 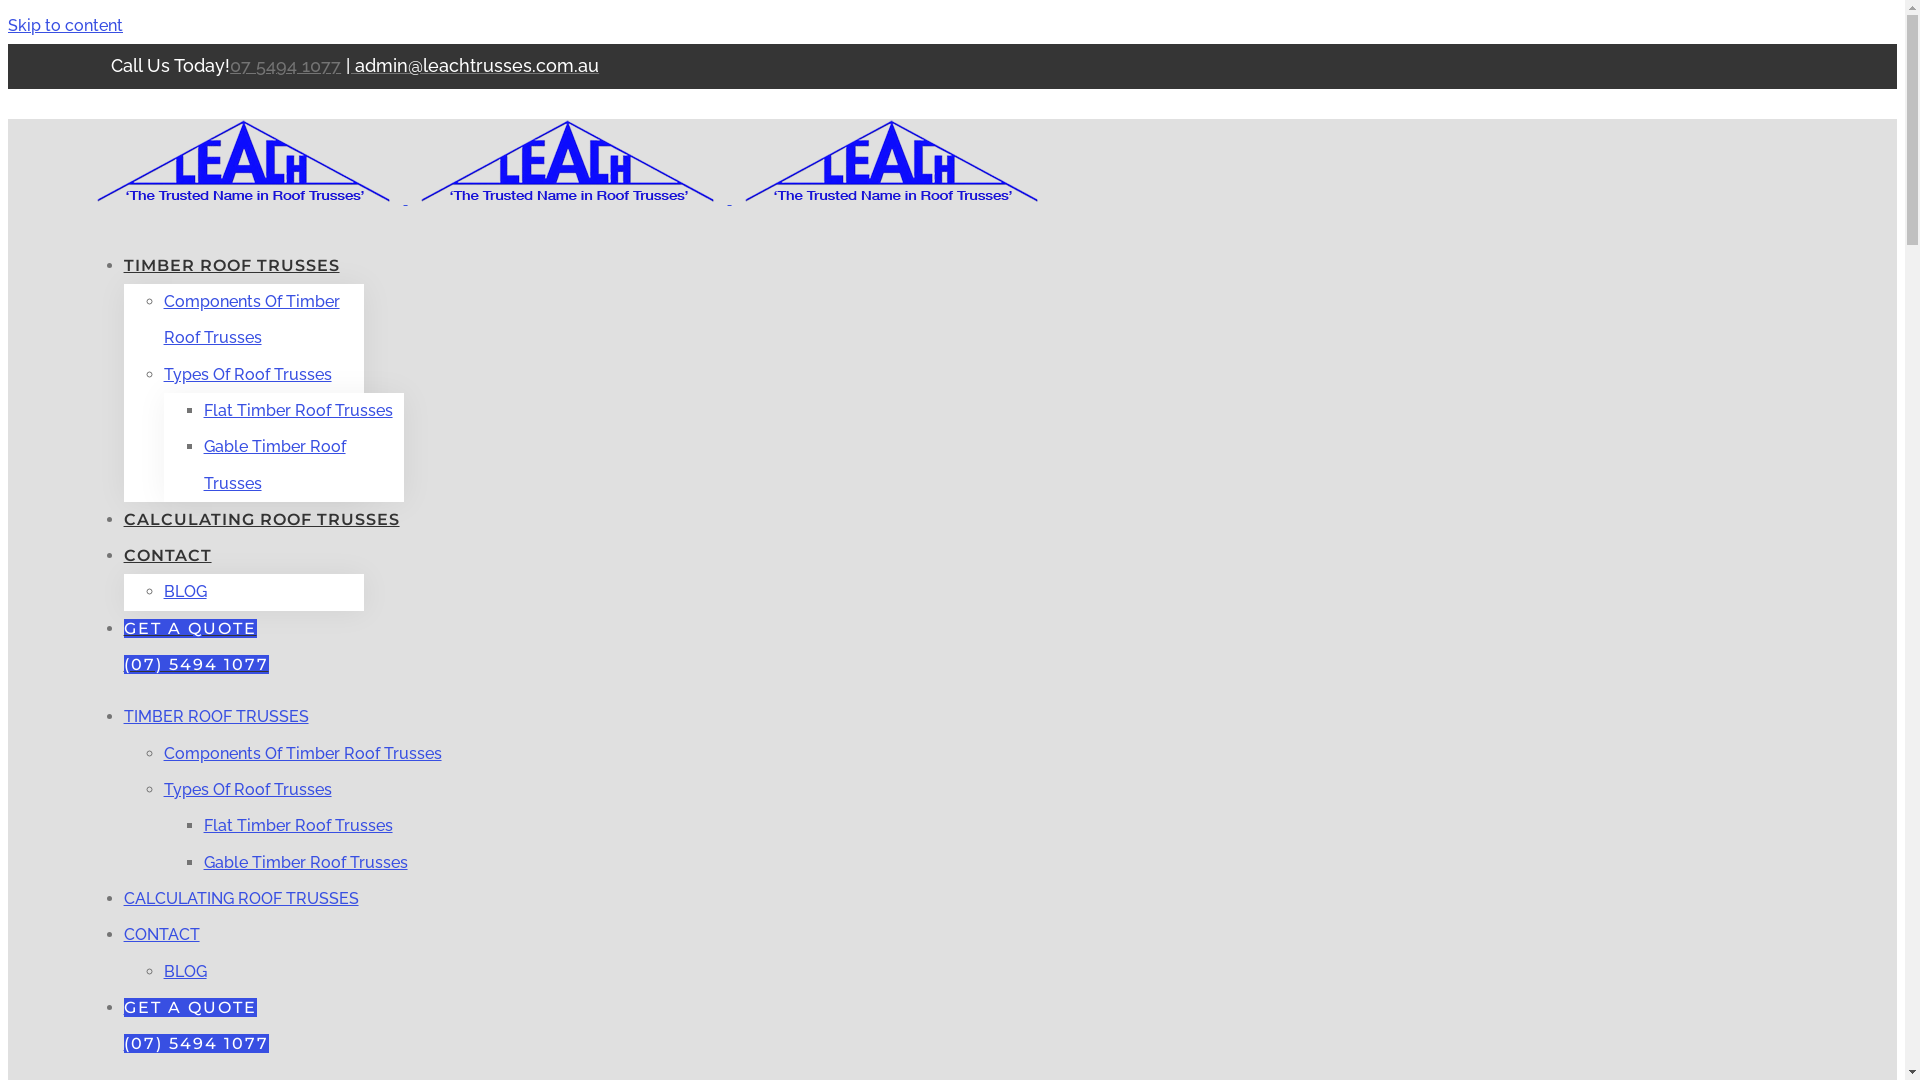 What do you see at coordinates (8, 25) in the screenshot?
I see `'Skip to content'` at bounding box center [8, 25].